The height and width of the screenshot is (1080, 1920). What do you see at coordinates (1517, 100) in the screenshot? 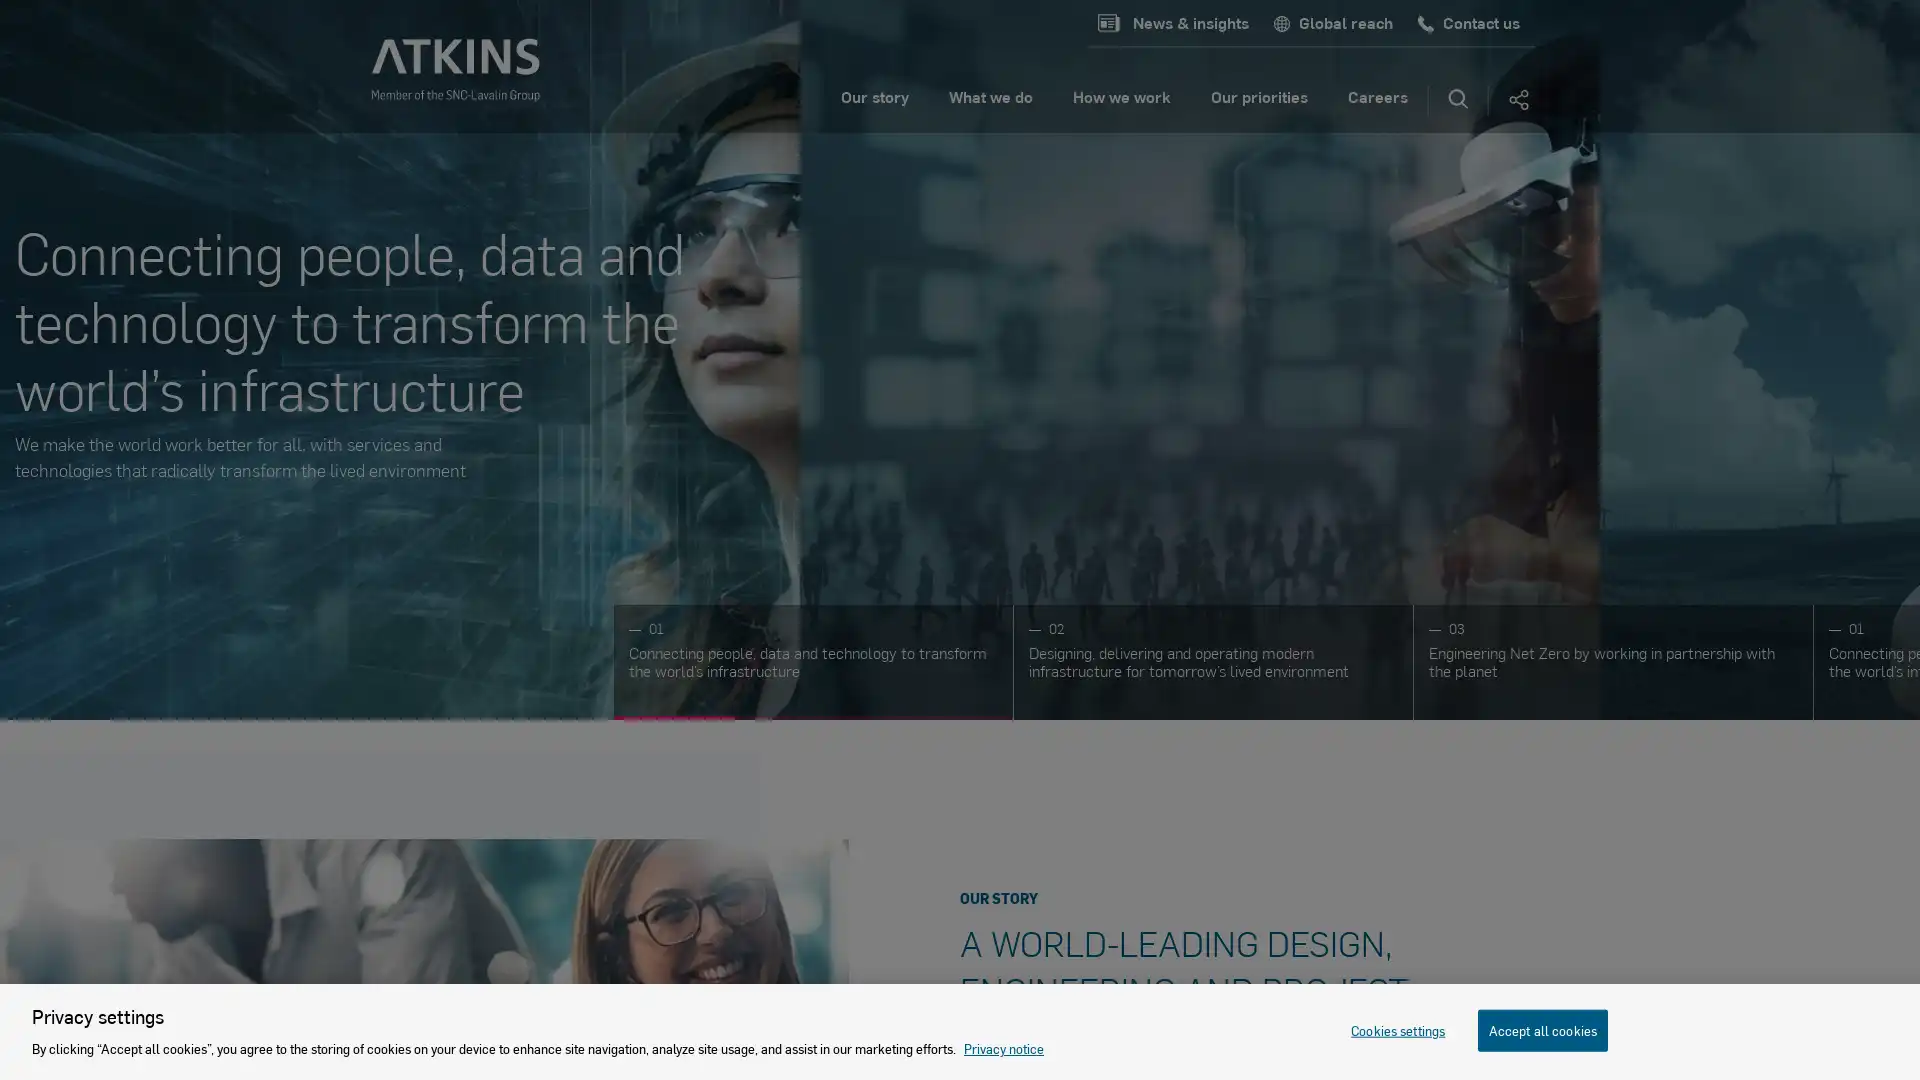
I see `Share` at bounding box center [1517, 100].